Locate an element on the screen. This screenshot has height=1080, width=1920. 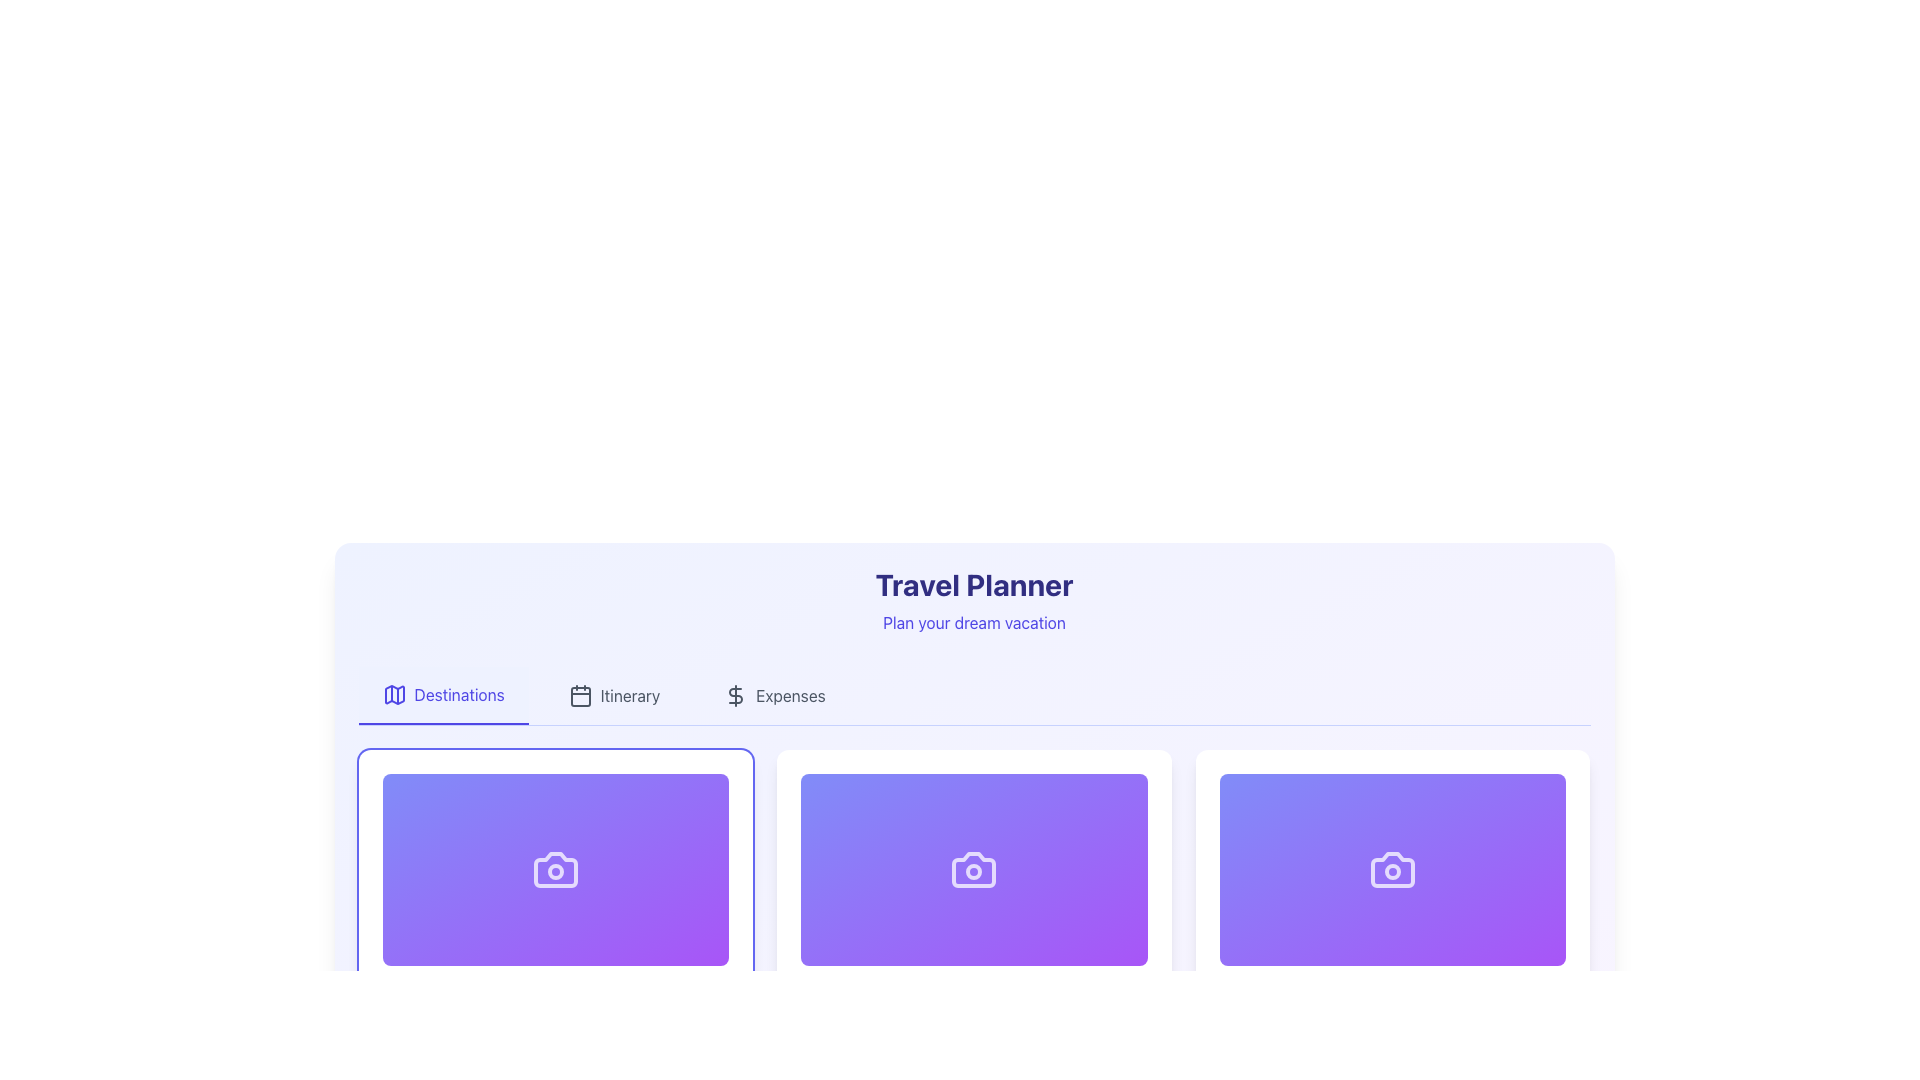
the 'Expenses' button, which features a dollar sign icon and is the third item in the horizontal navigation bar is located at coordinates (773, 694).